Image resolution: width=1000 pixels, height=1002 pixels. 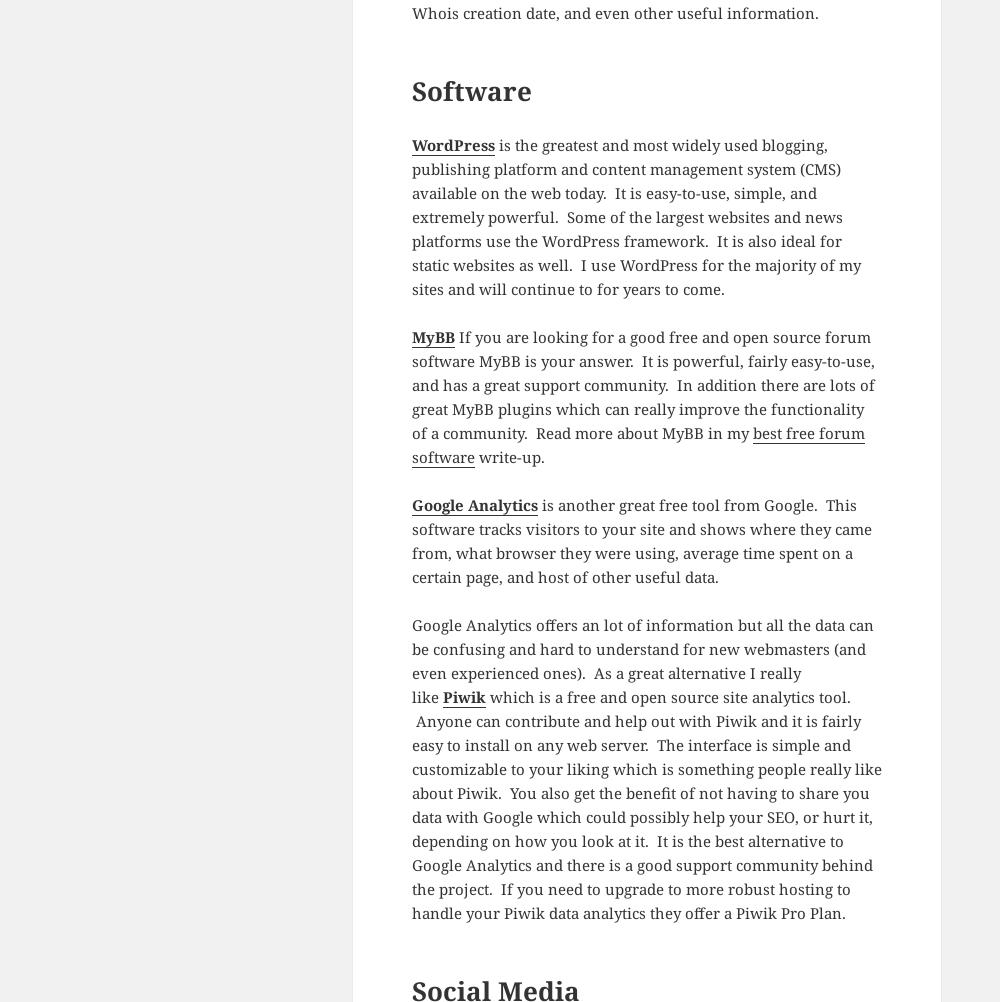 What do you see at coordinates (411, 504) in the screenshot?
I see `'Google Analytics'` at bounding box center [411, 504].